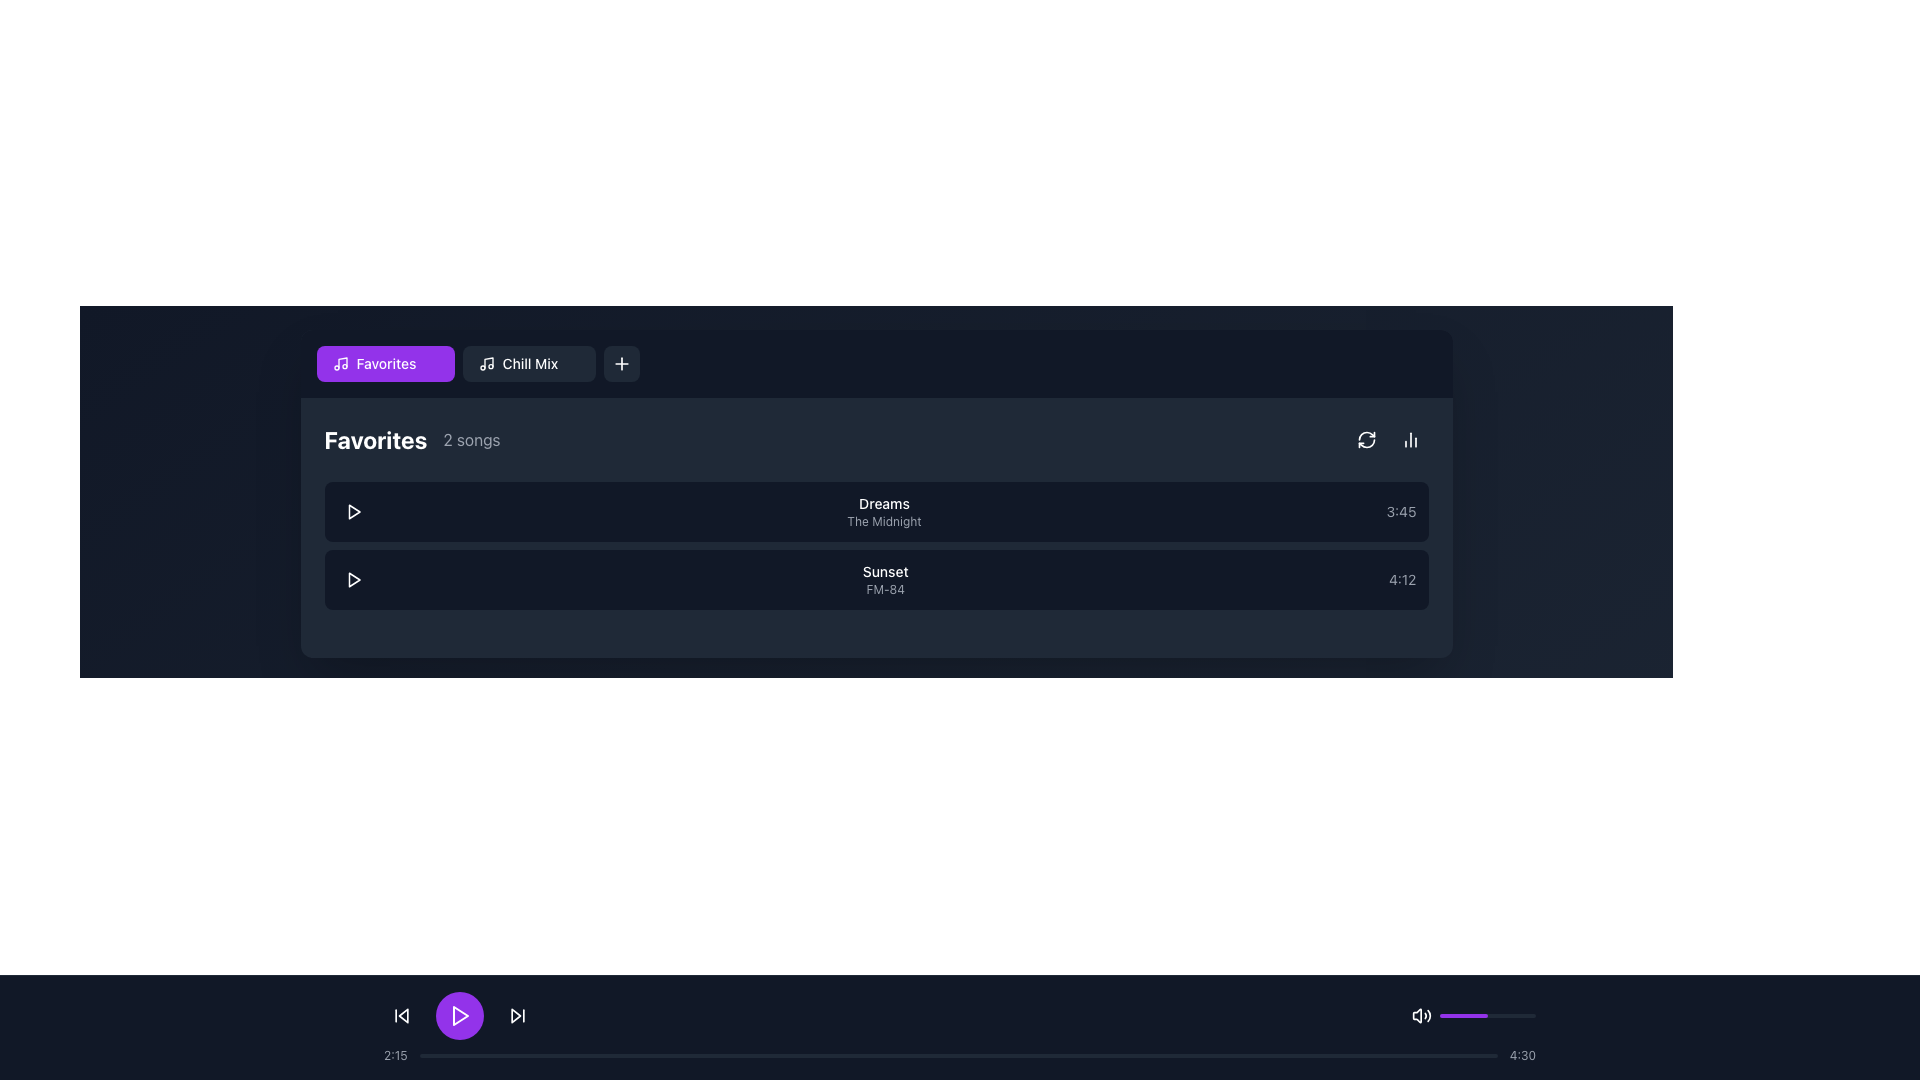  What do you see at coordinates (1410, 1055) in the screenshot?
I see `the progress bar` at bounding box center [1410, 1055].